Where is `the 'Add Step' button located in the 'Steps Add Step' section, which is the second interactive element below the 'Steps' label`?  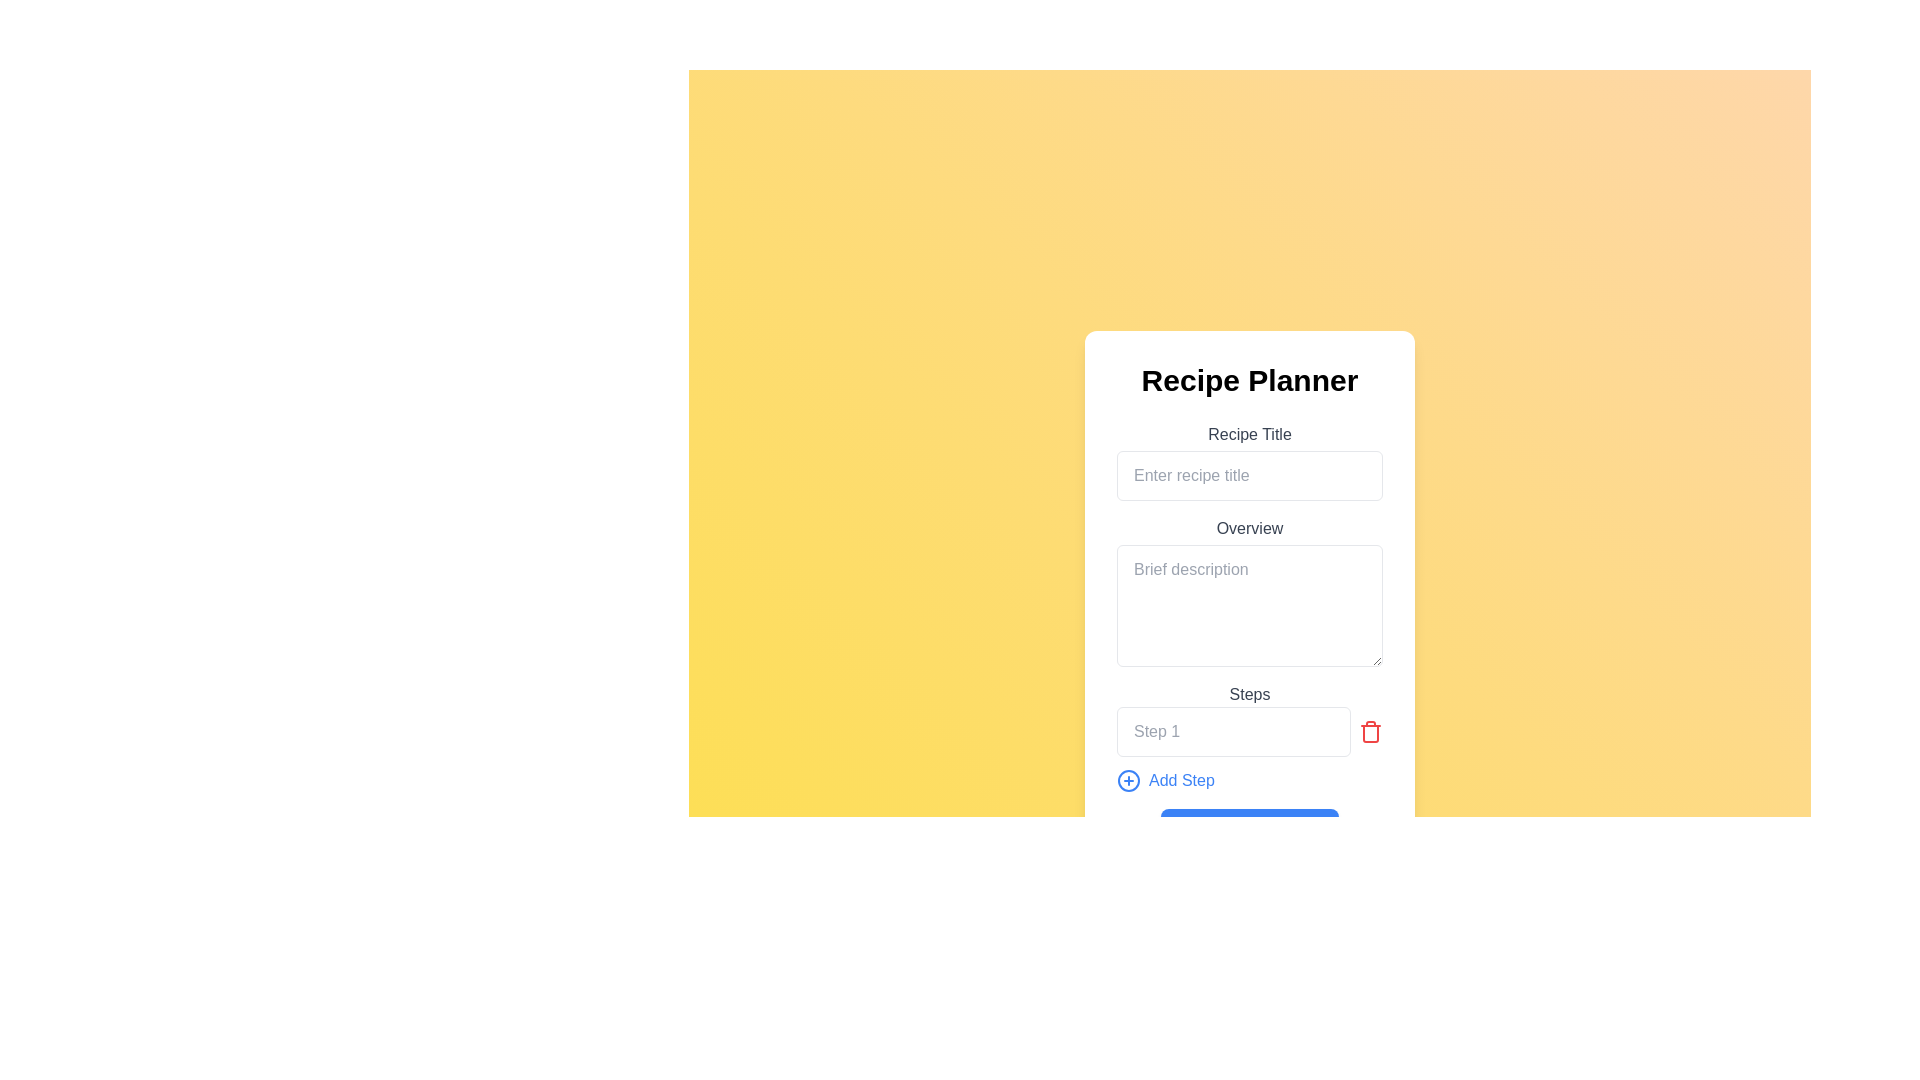 the 'Add Step' button located in the 'Steps Add Step' section, which is the second interactive element below the 'Steps' label is located at coordinates (1165, 779).